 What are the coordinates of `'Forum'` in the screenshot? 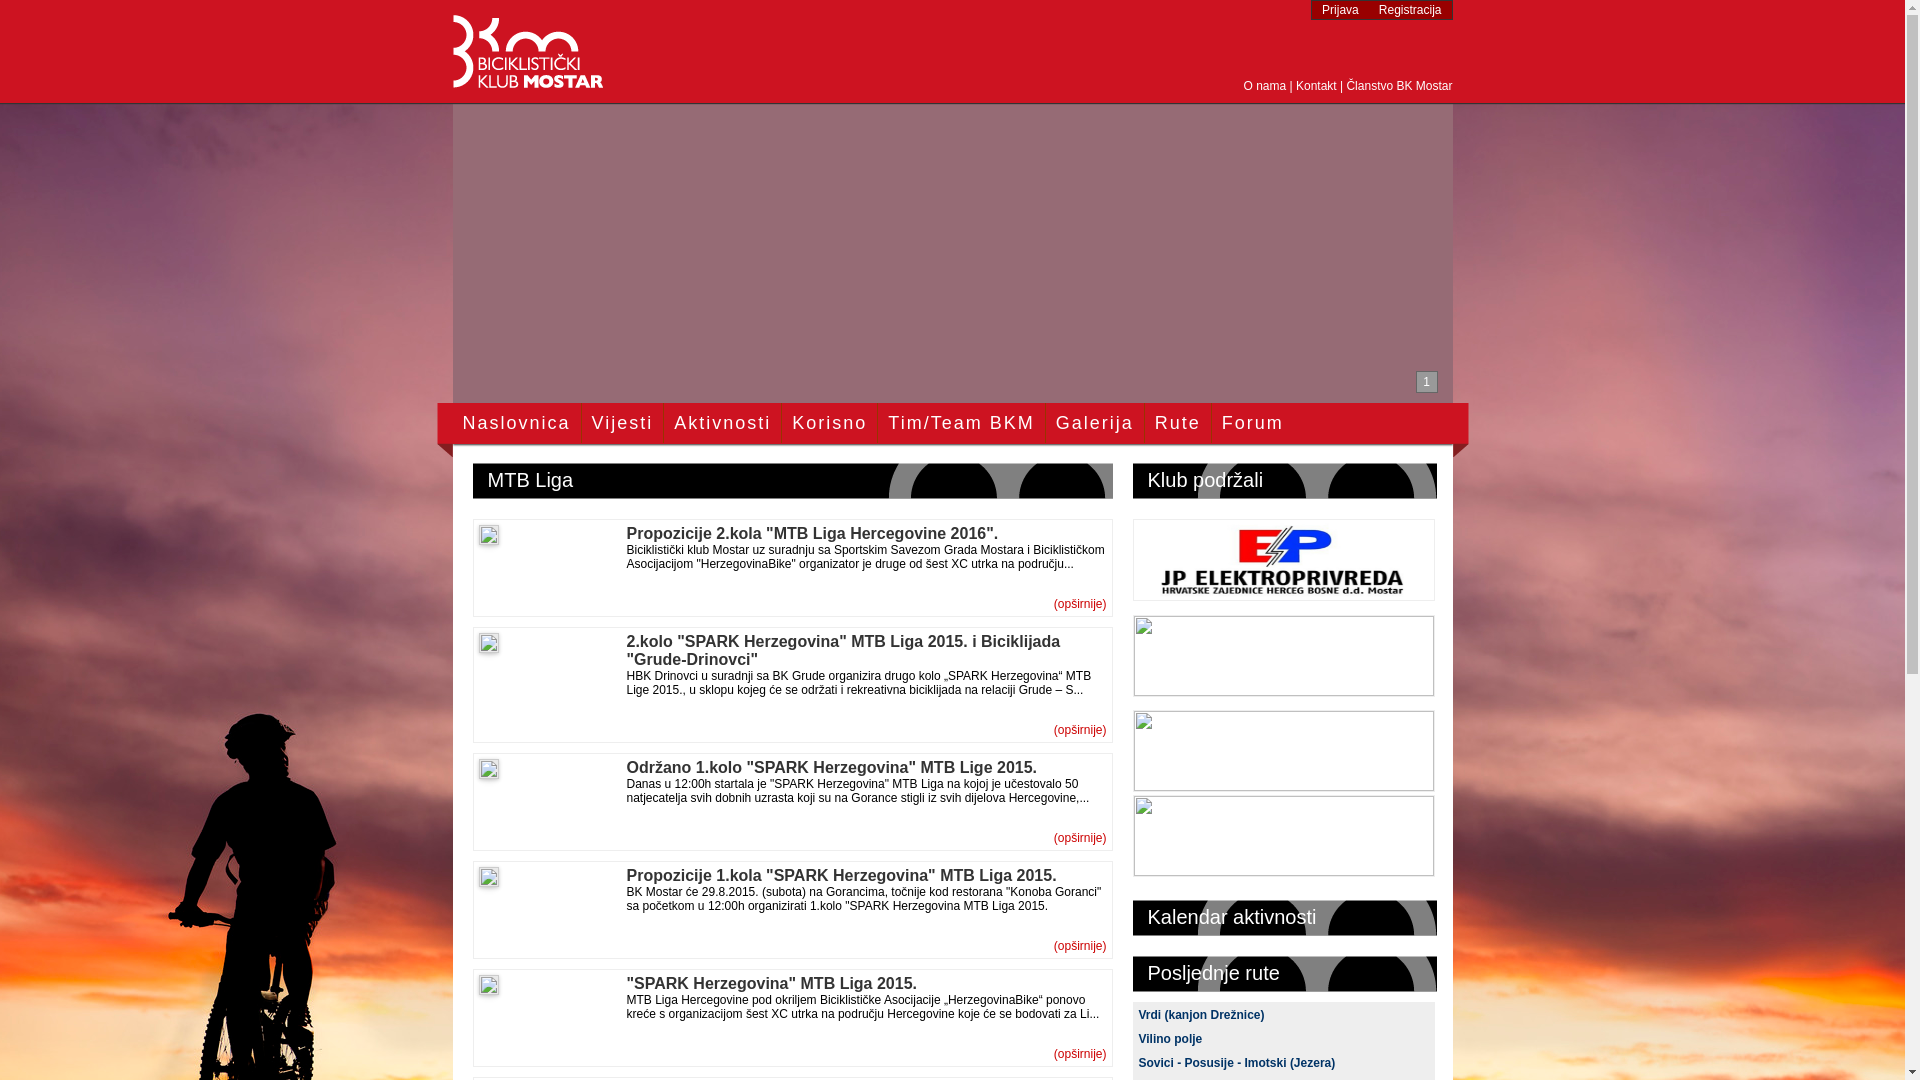 It's located at (1251, 422).